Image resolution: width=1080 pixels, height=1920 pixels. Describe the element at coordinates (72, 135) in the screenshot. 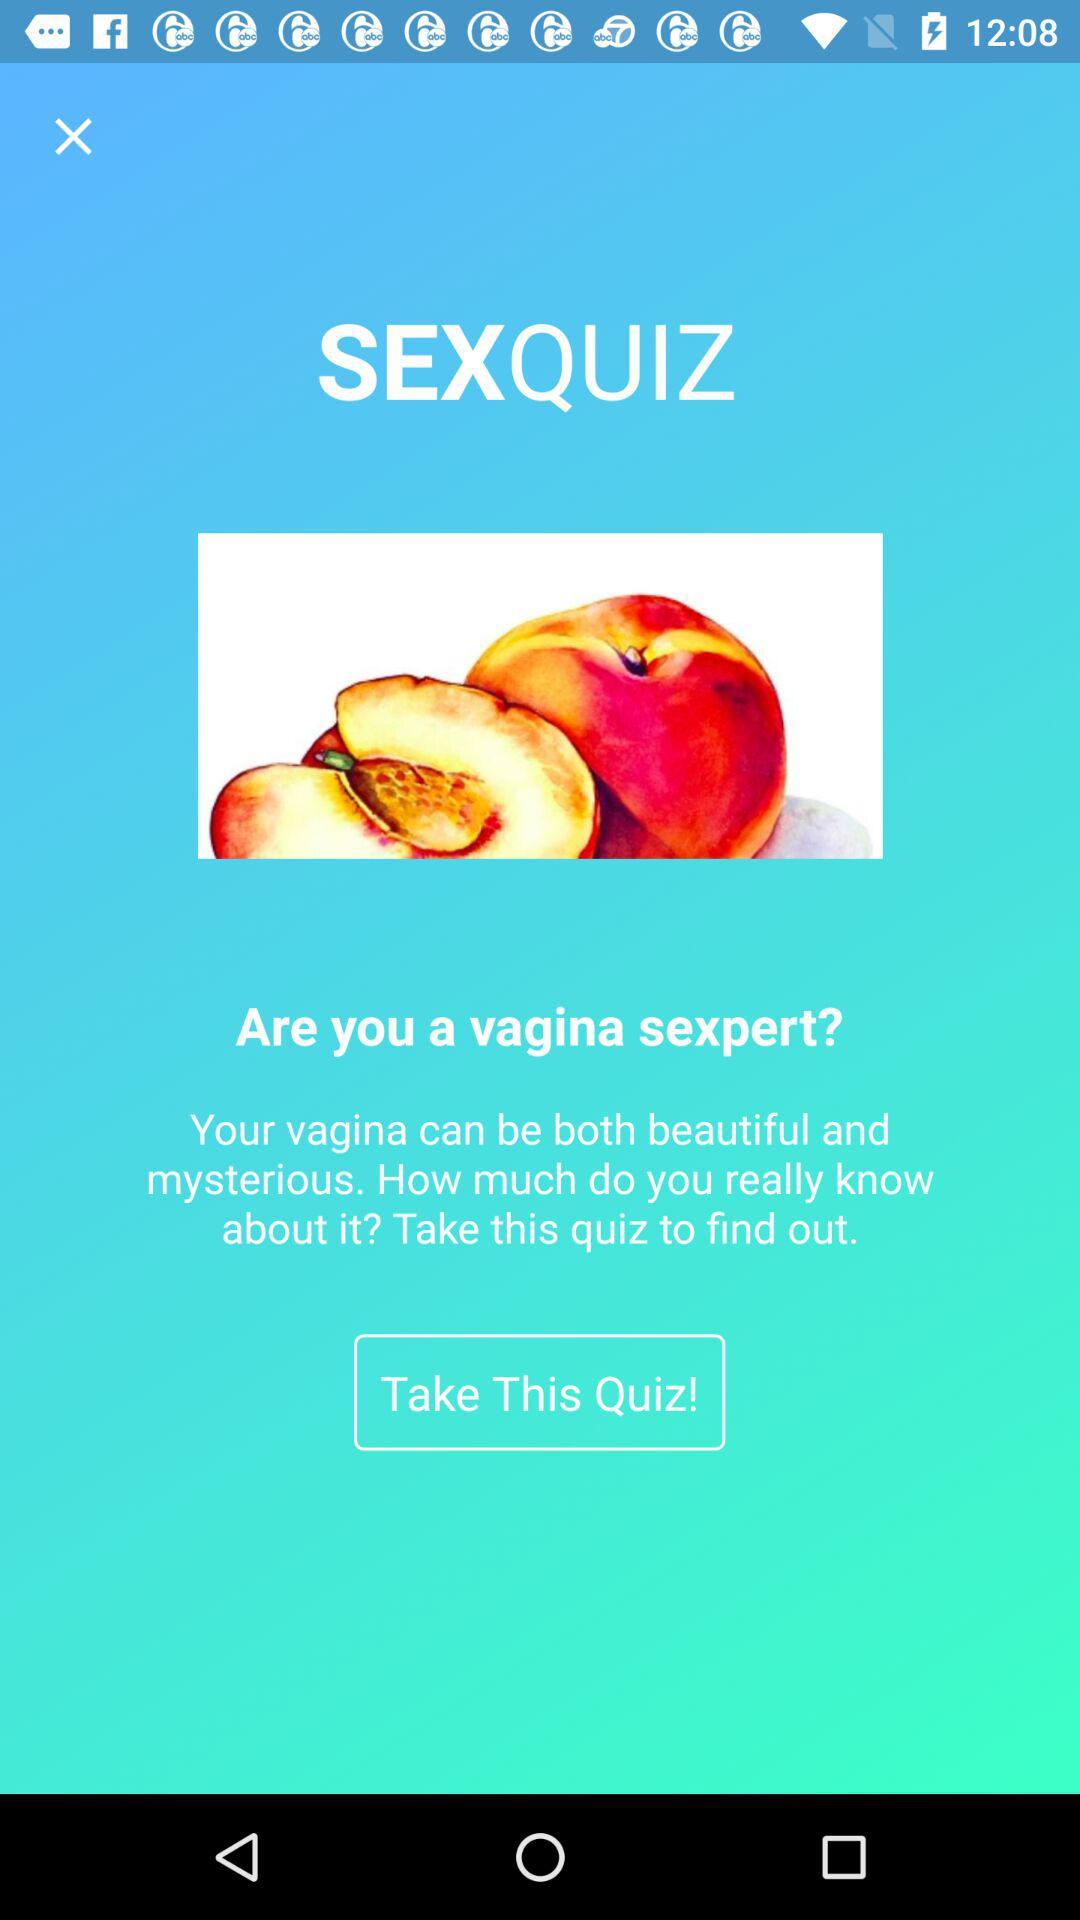

I see `window` at that location.